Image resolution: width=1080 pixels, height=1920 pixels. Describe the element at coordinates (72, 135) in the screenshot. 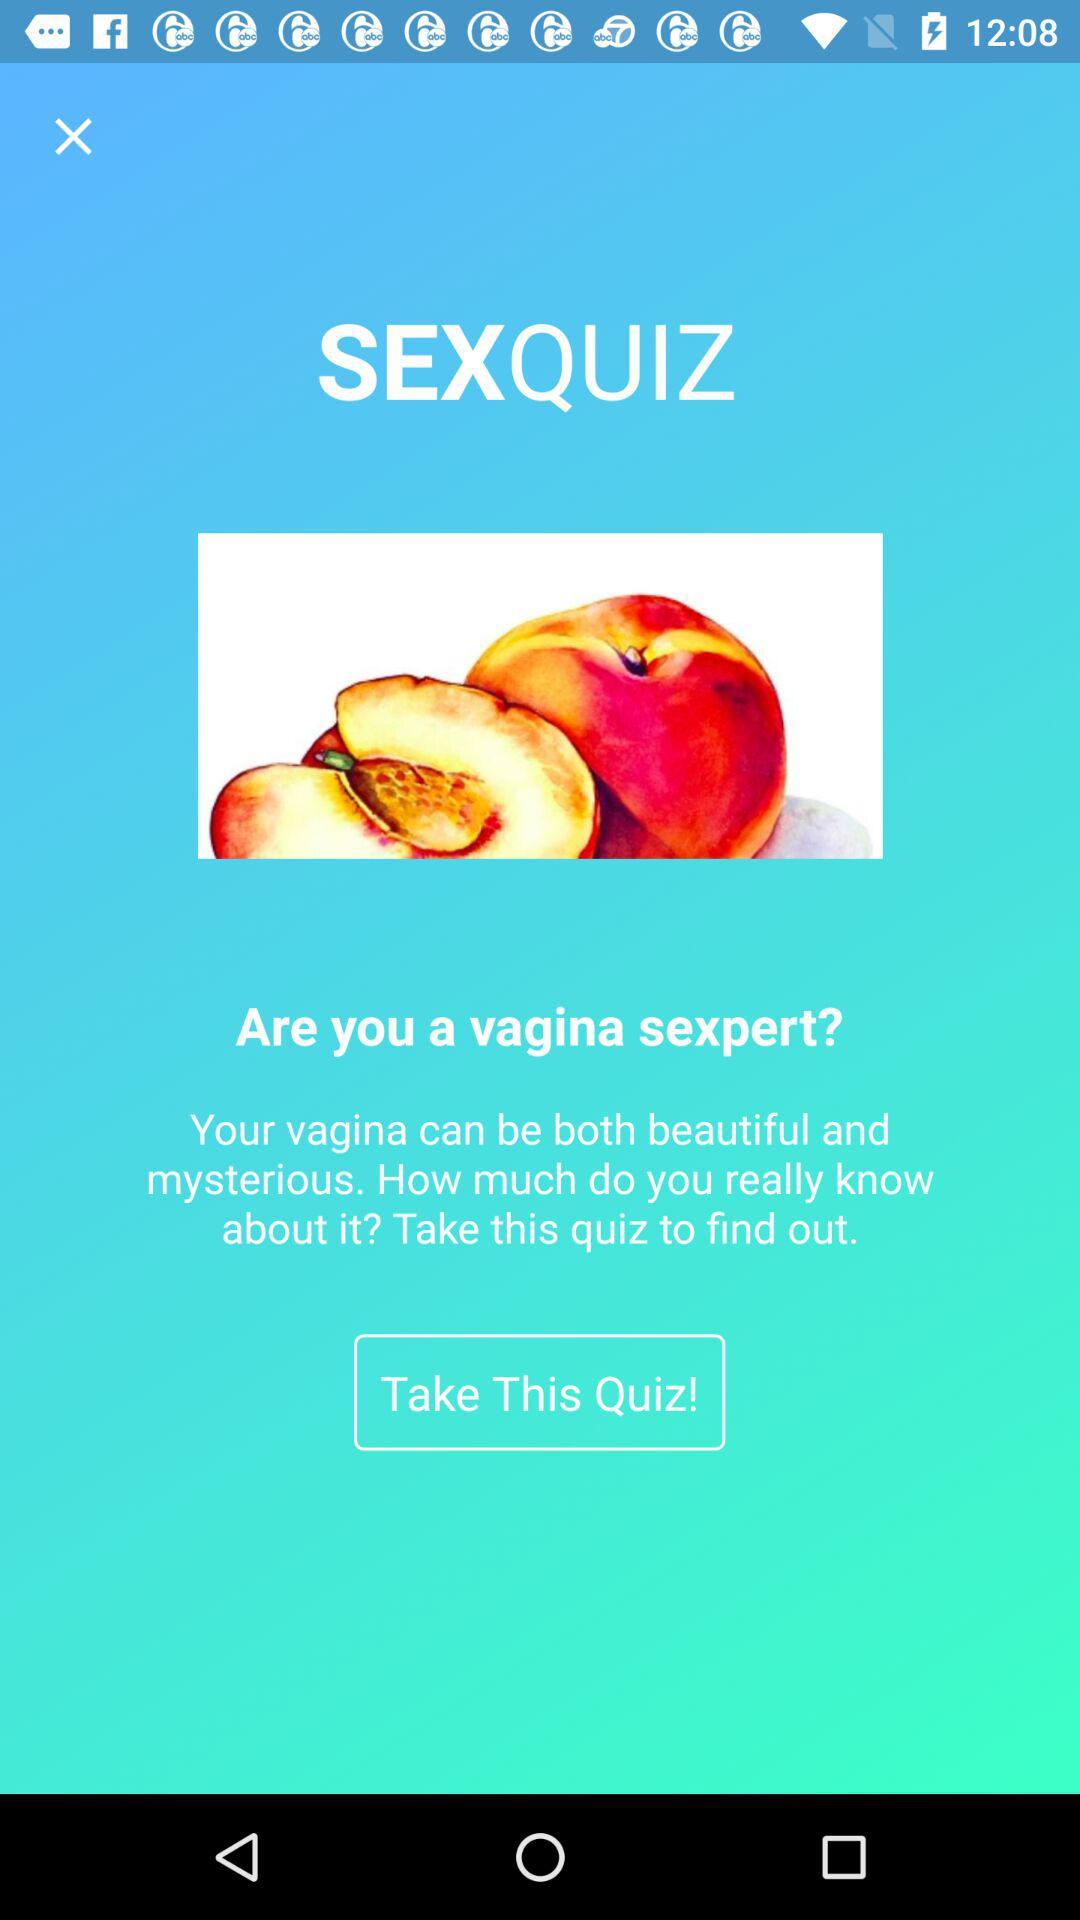

I see `window` at that location.